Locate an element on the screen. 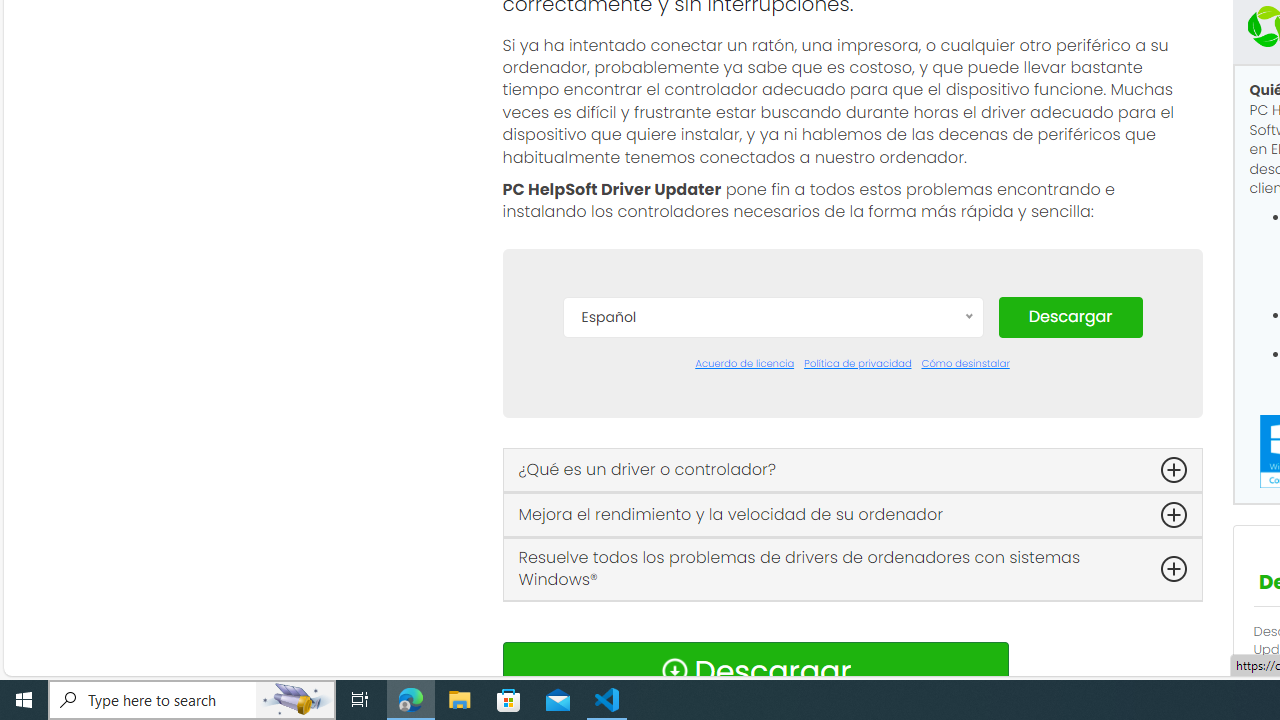 The height and width of the screenshot is (720, 1280). 'Download Icon' is located at coordinates (674, 671).